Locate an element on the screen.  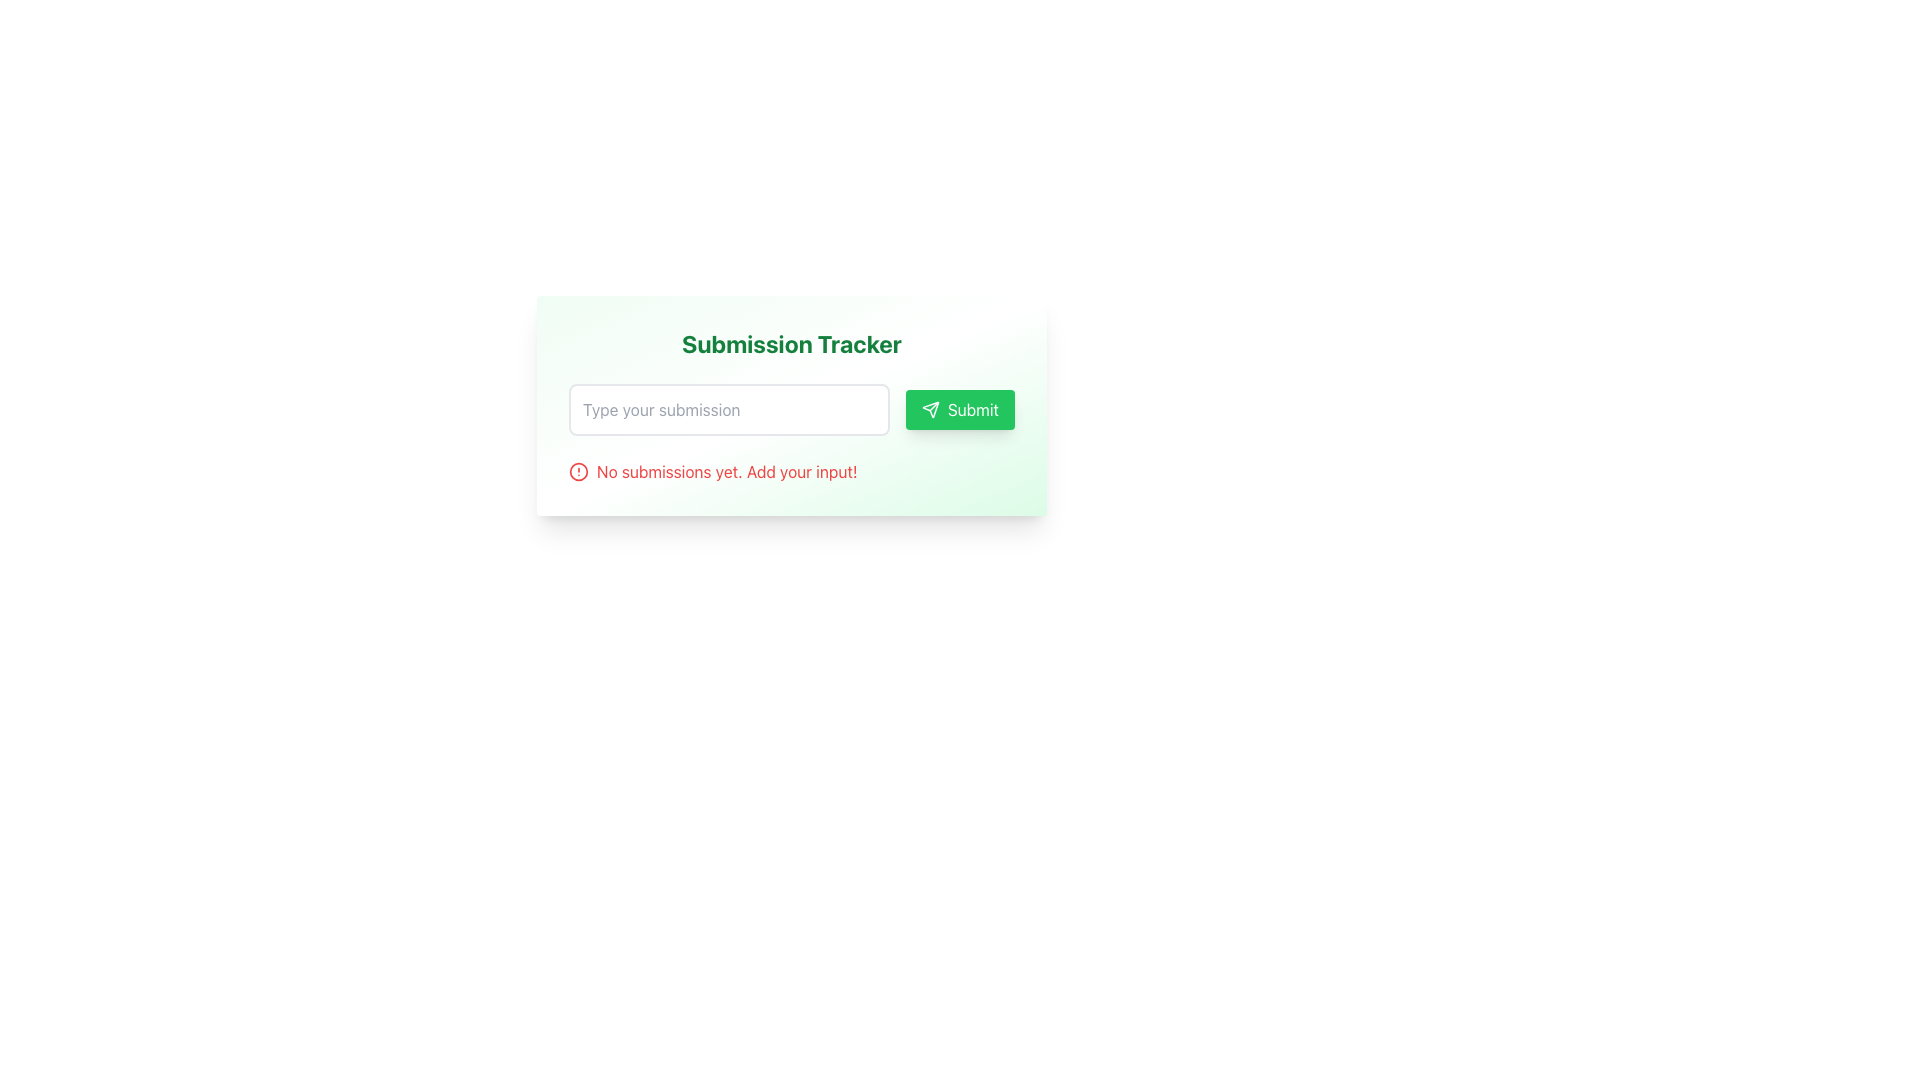
the heading 'Submission Tracker' which is styled with a bold and green font, located prominently at the top of the submission functionalities box is located at coordinates (791, 342).